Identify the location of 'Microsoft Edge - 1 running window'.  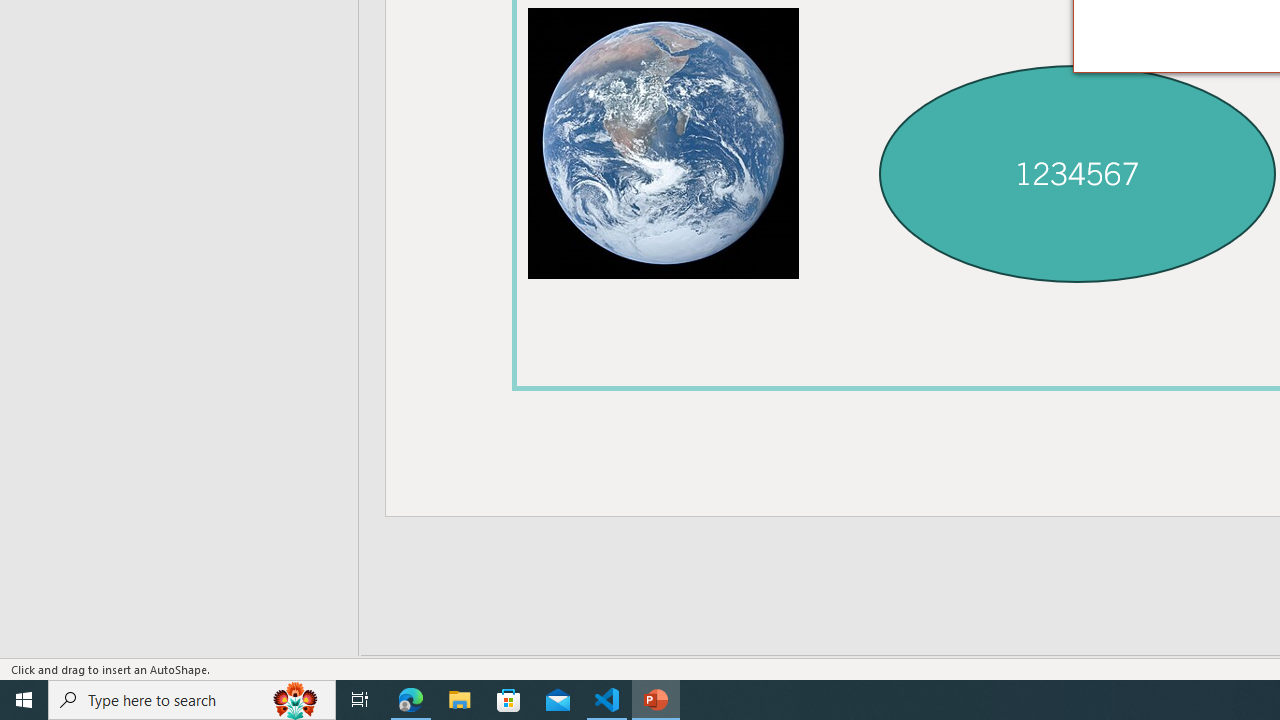
(410, 698).